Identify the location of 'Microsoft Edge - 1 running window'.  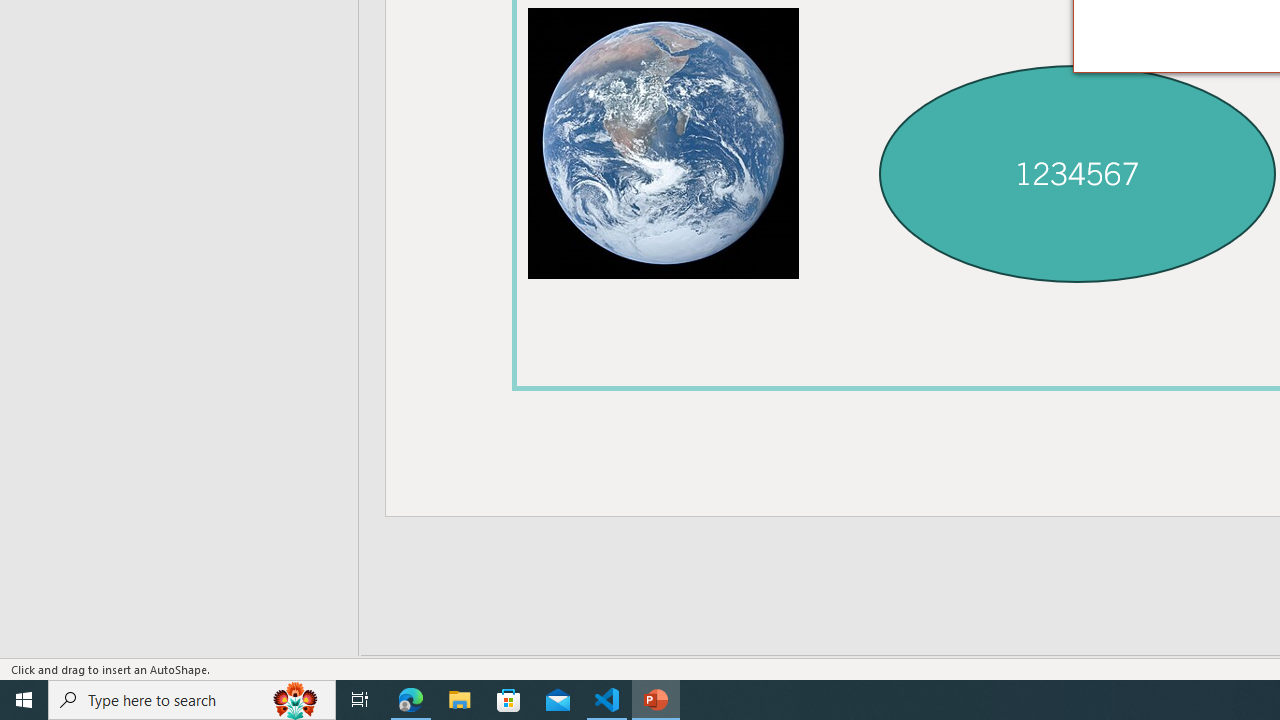
(410, 698).